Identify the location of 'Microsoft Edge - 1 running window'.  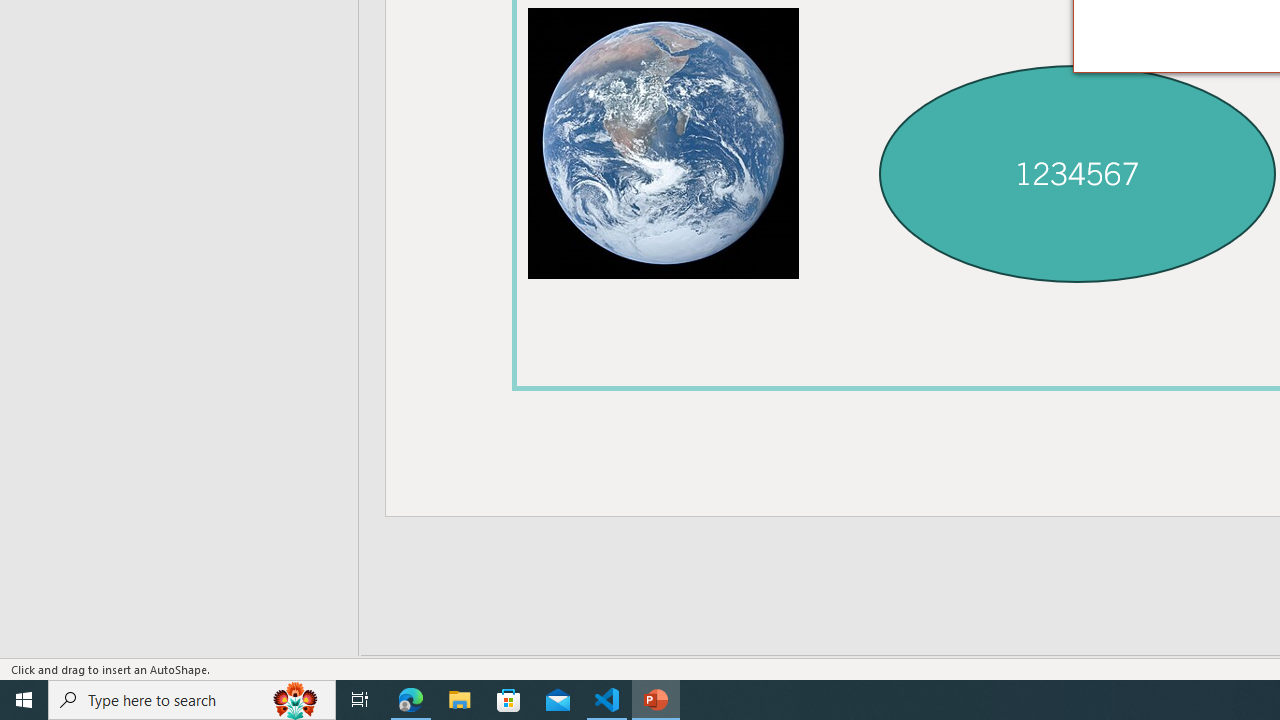
(410, 698).